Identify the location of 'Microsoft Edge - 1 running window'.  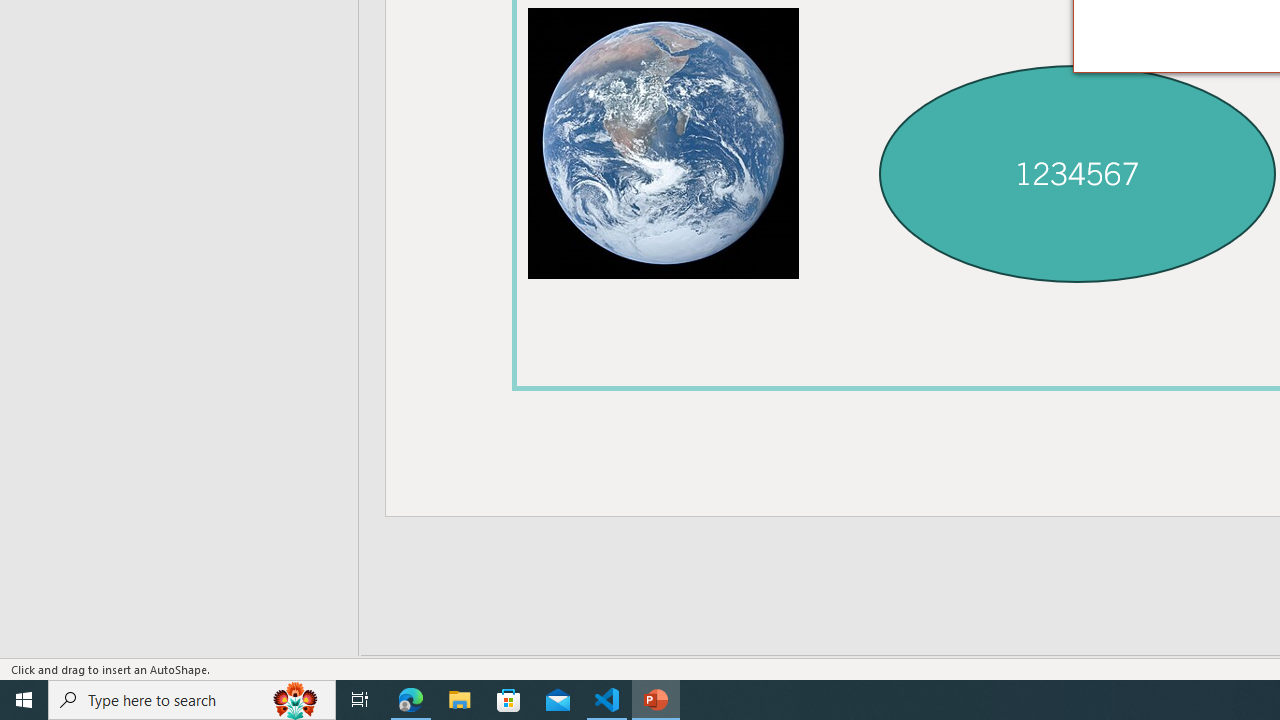
(410, 698).